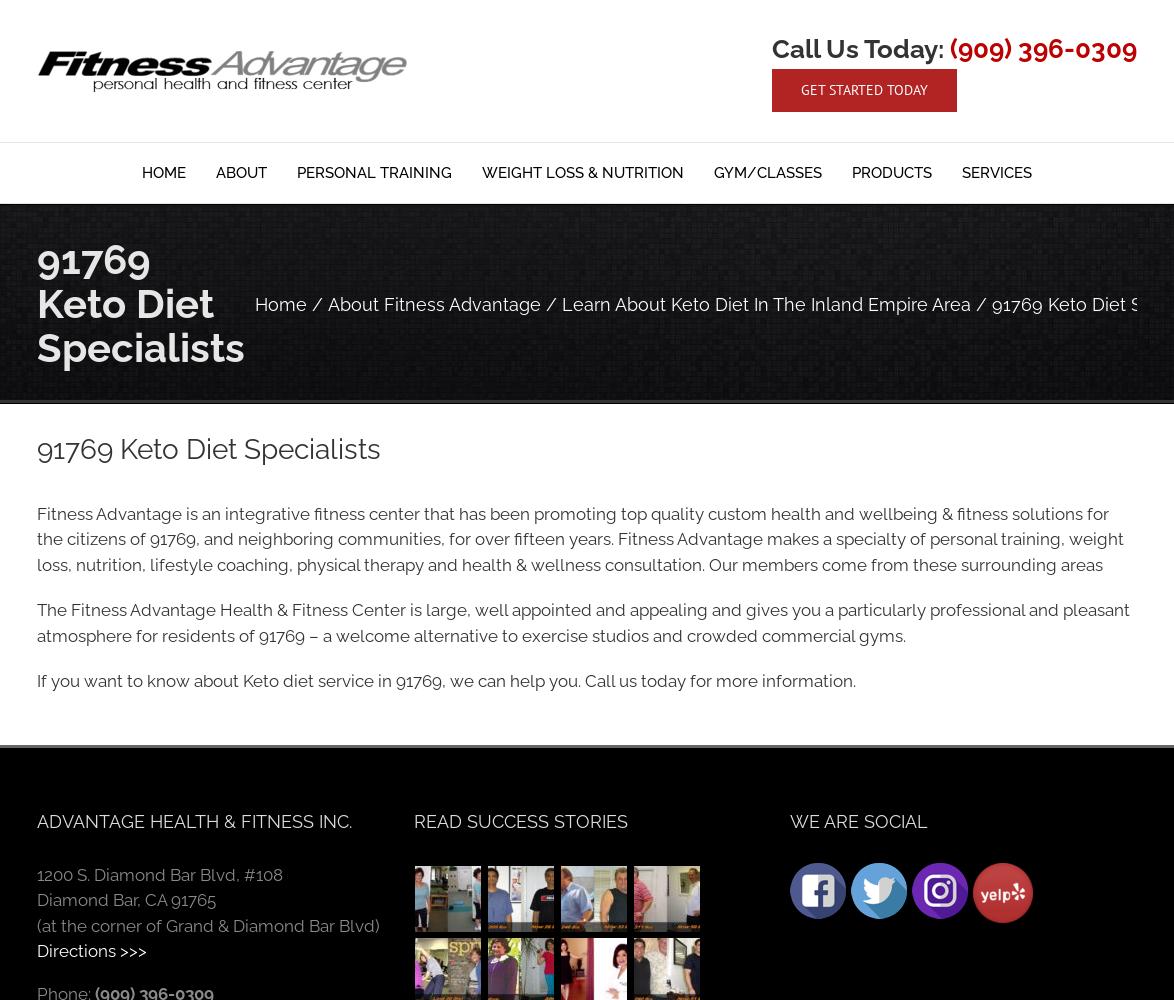 This screenshot has width=1174, height=1000. What do you see at coordinates (278, 373) in the screenshot?
I see `'Testimonials'` at bounding box center [278, 373].